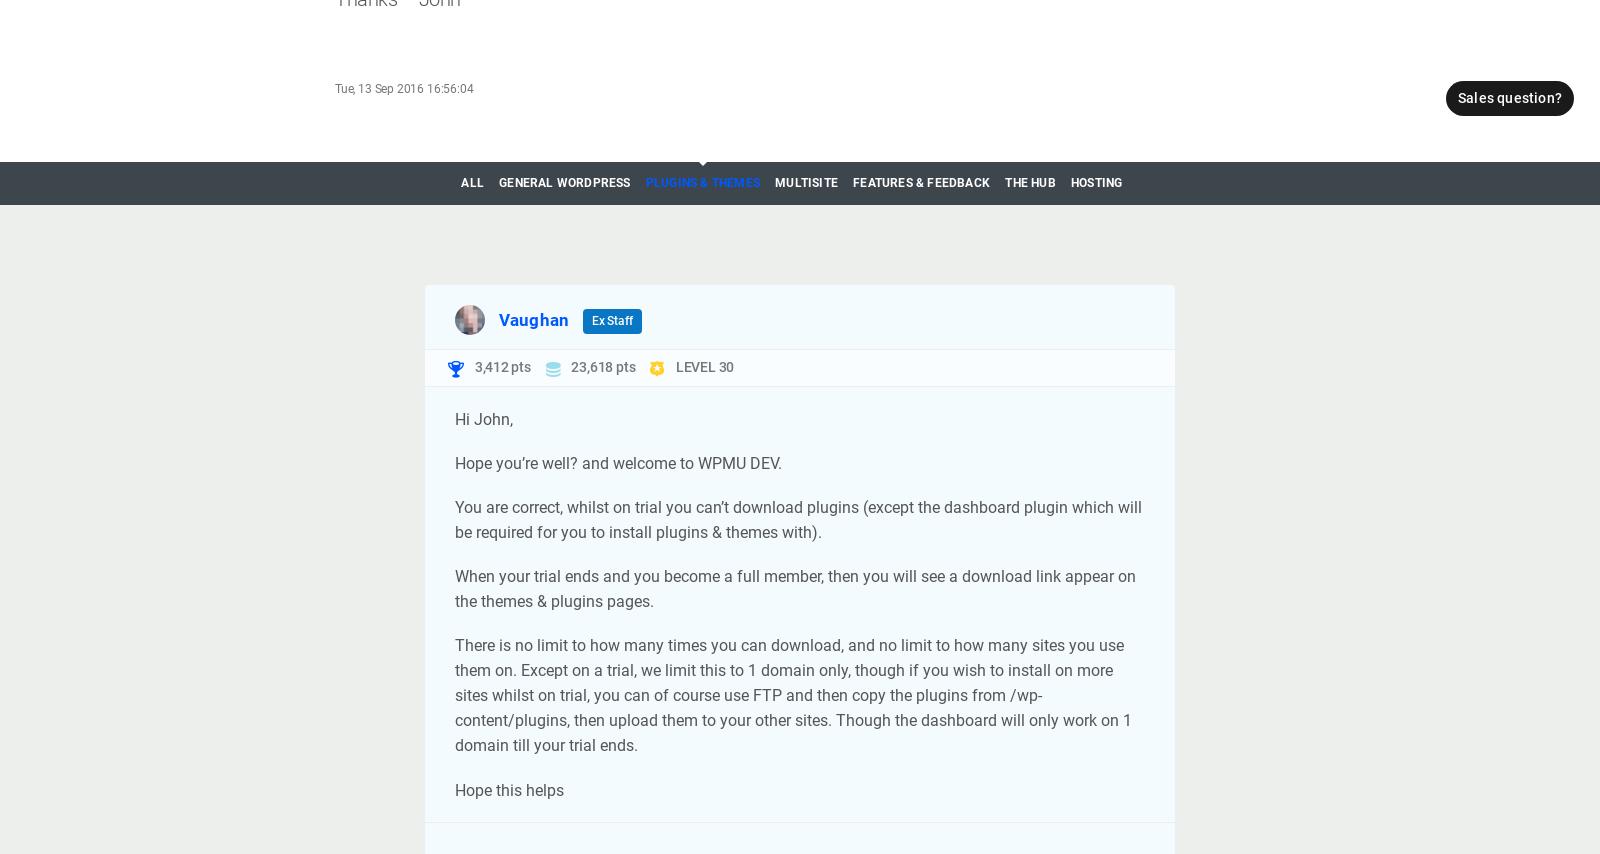 Image resolution: width=1600 pixels, height=854 pixels. I want to click on 'Hosting', so click(1096, 181).